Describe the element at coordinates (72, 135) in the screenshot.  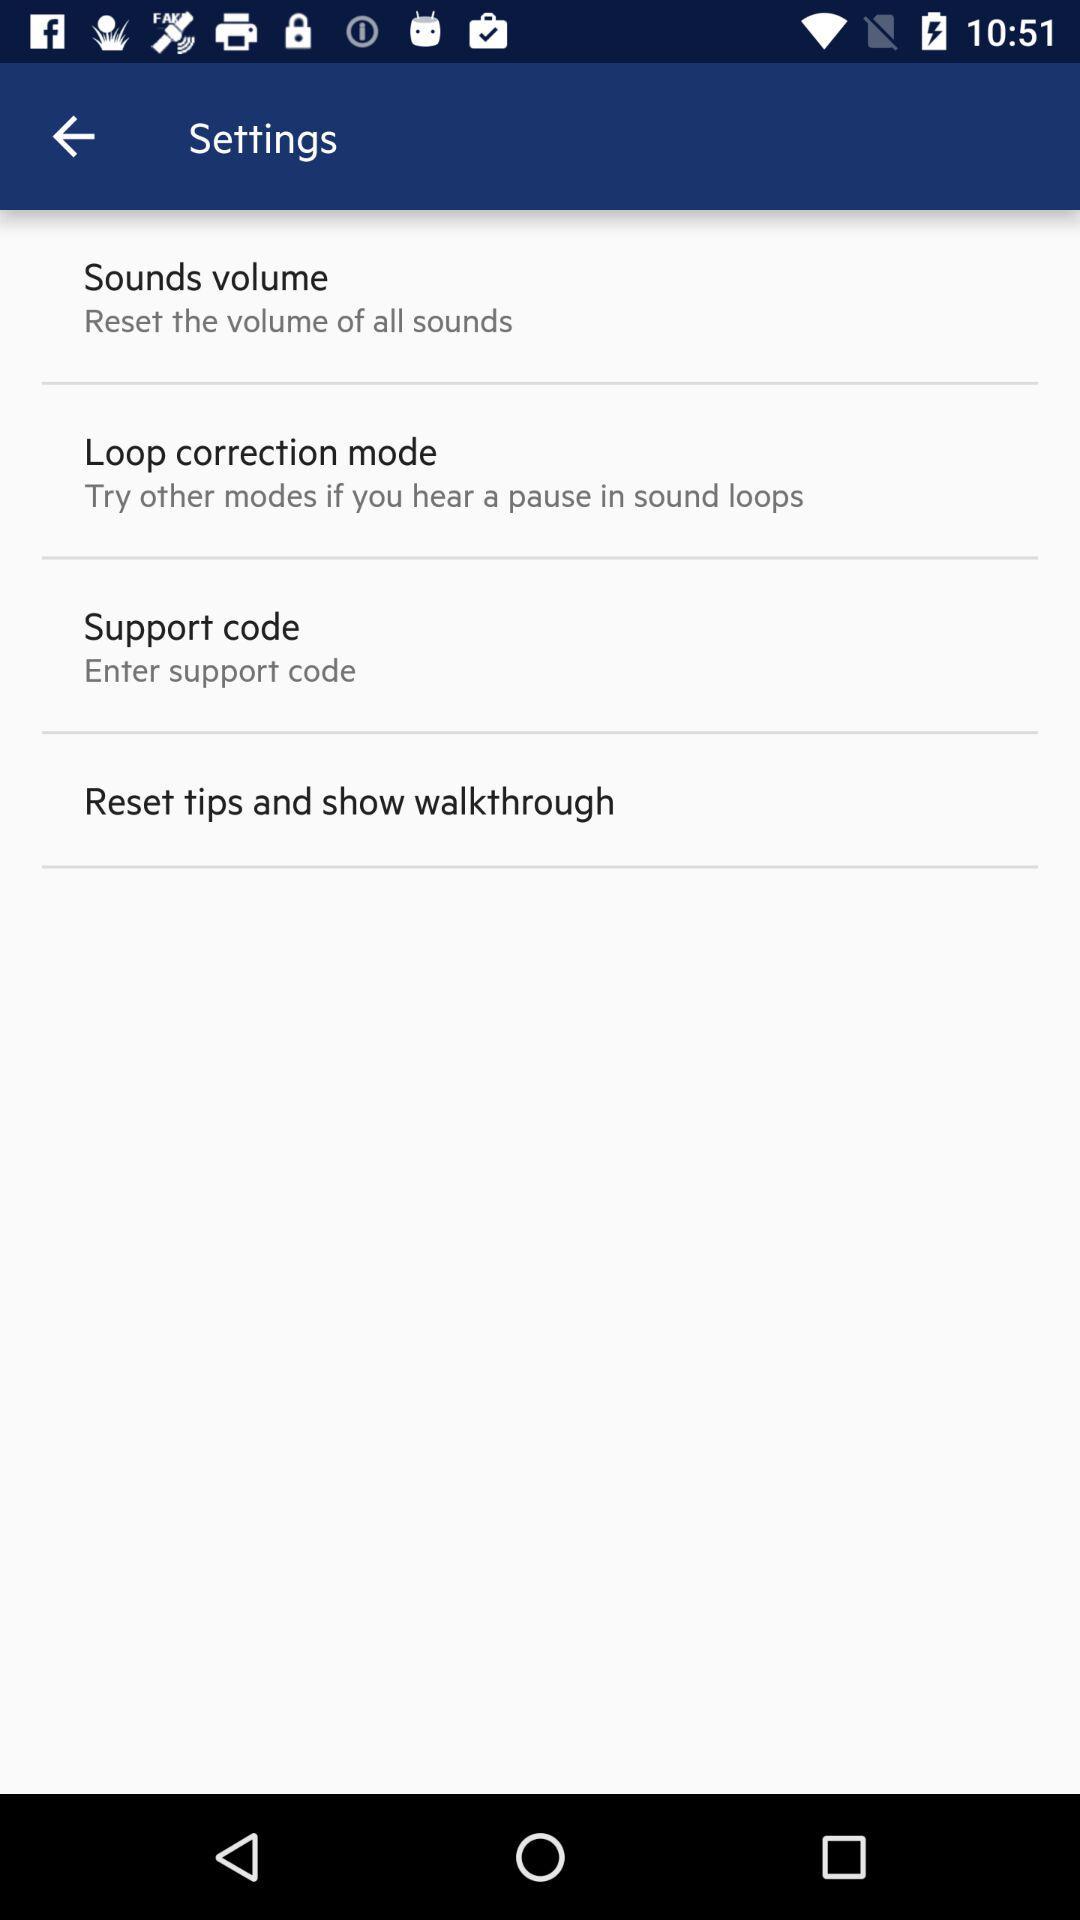
I see `icon to the left of the settings icon` at that location.